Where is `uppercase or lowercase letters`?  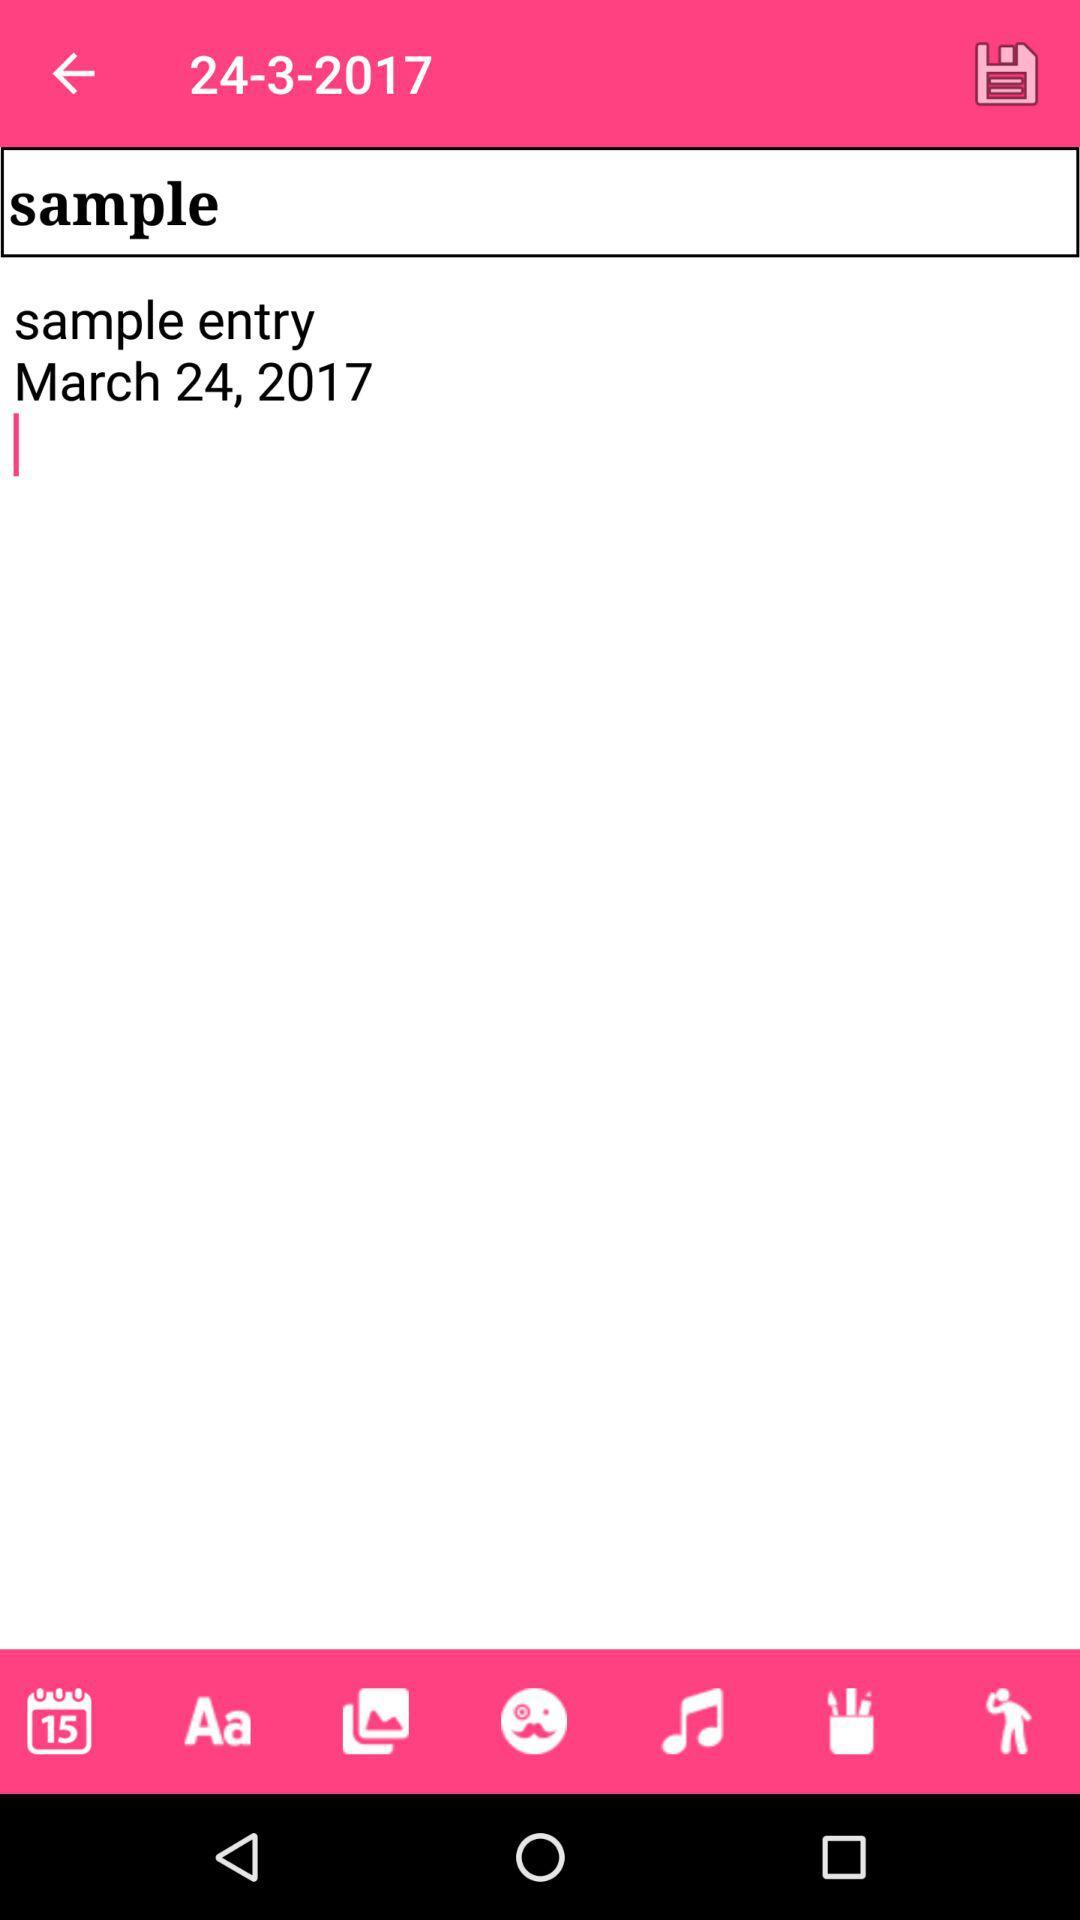 uppercase or lowercase letters is located at coordinates (217, 1720).